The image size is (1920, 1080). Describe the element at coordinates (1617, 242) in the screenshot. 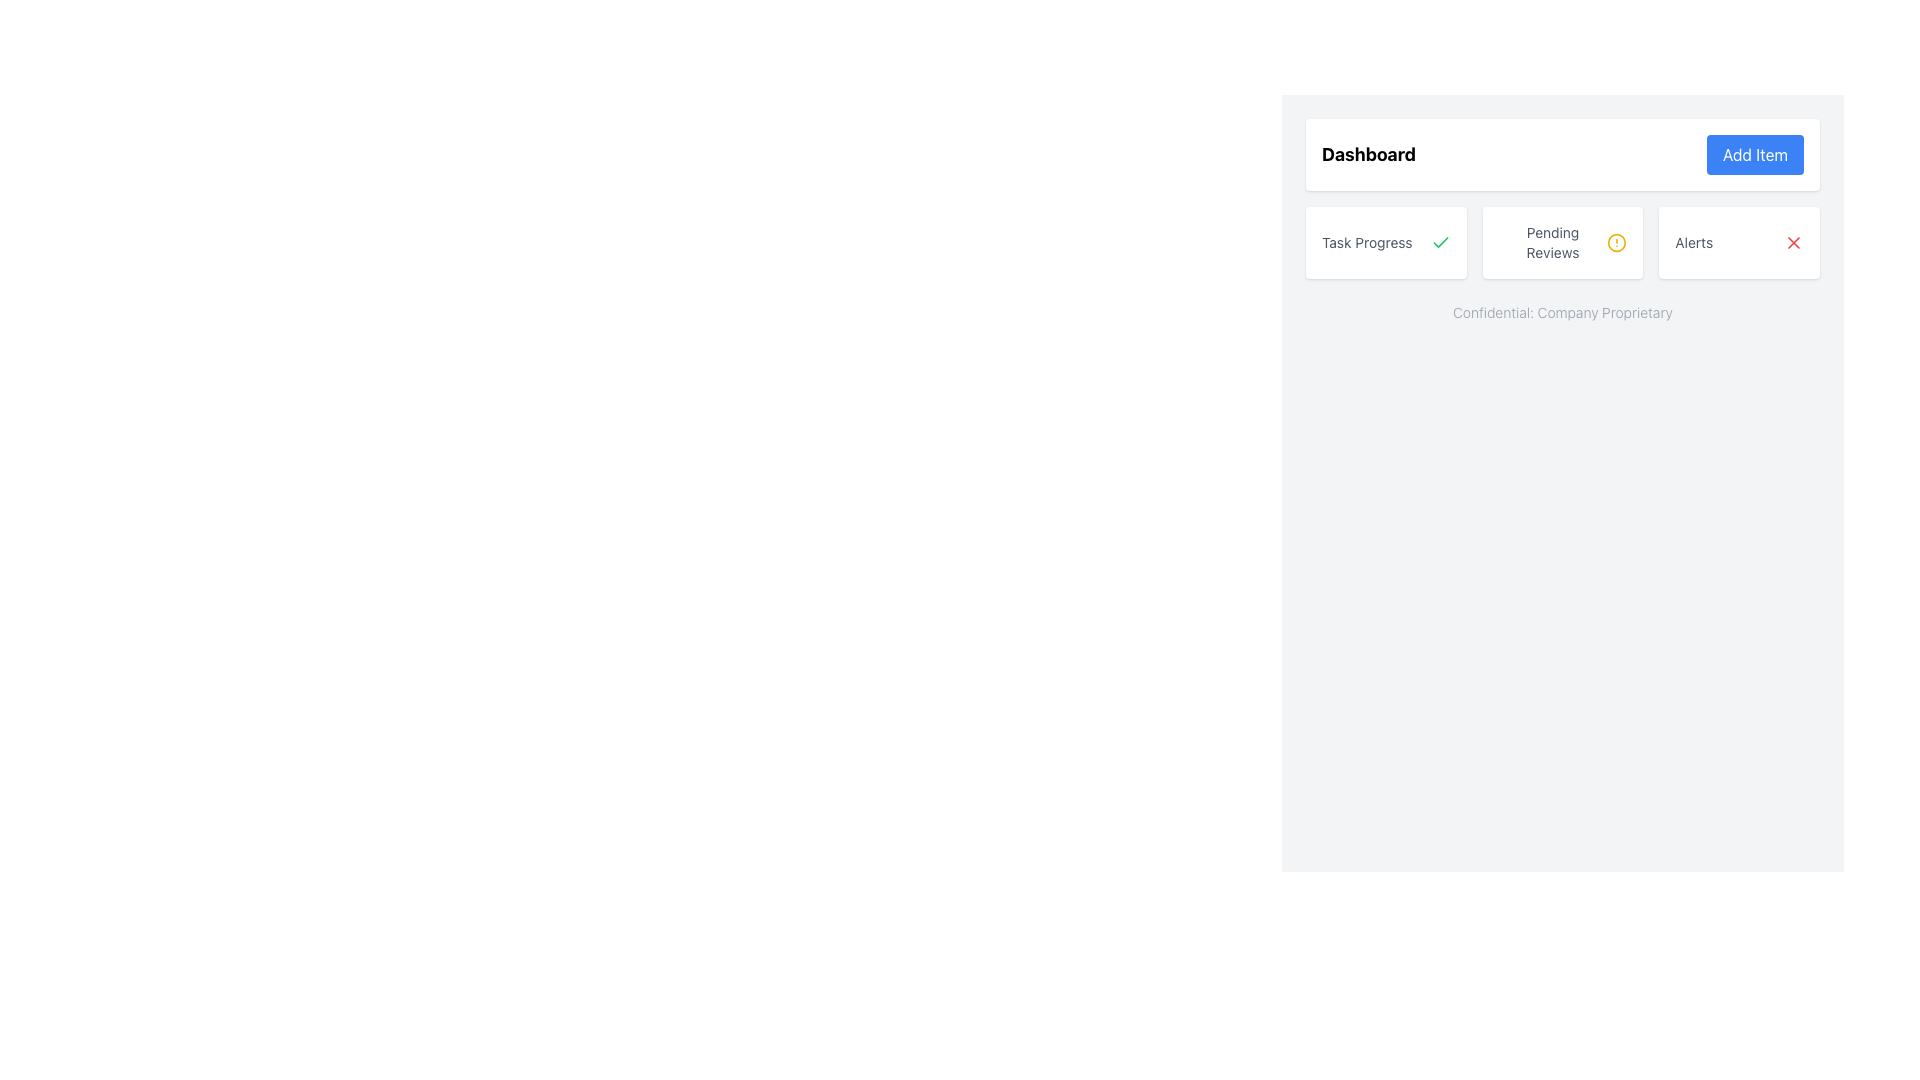

I see `the circular alert icon with a yellow outline located in the 'Pending Reviews' card, positioned to the right of the 'Pending Reviews' text` at that location.